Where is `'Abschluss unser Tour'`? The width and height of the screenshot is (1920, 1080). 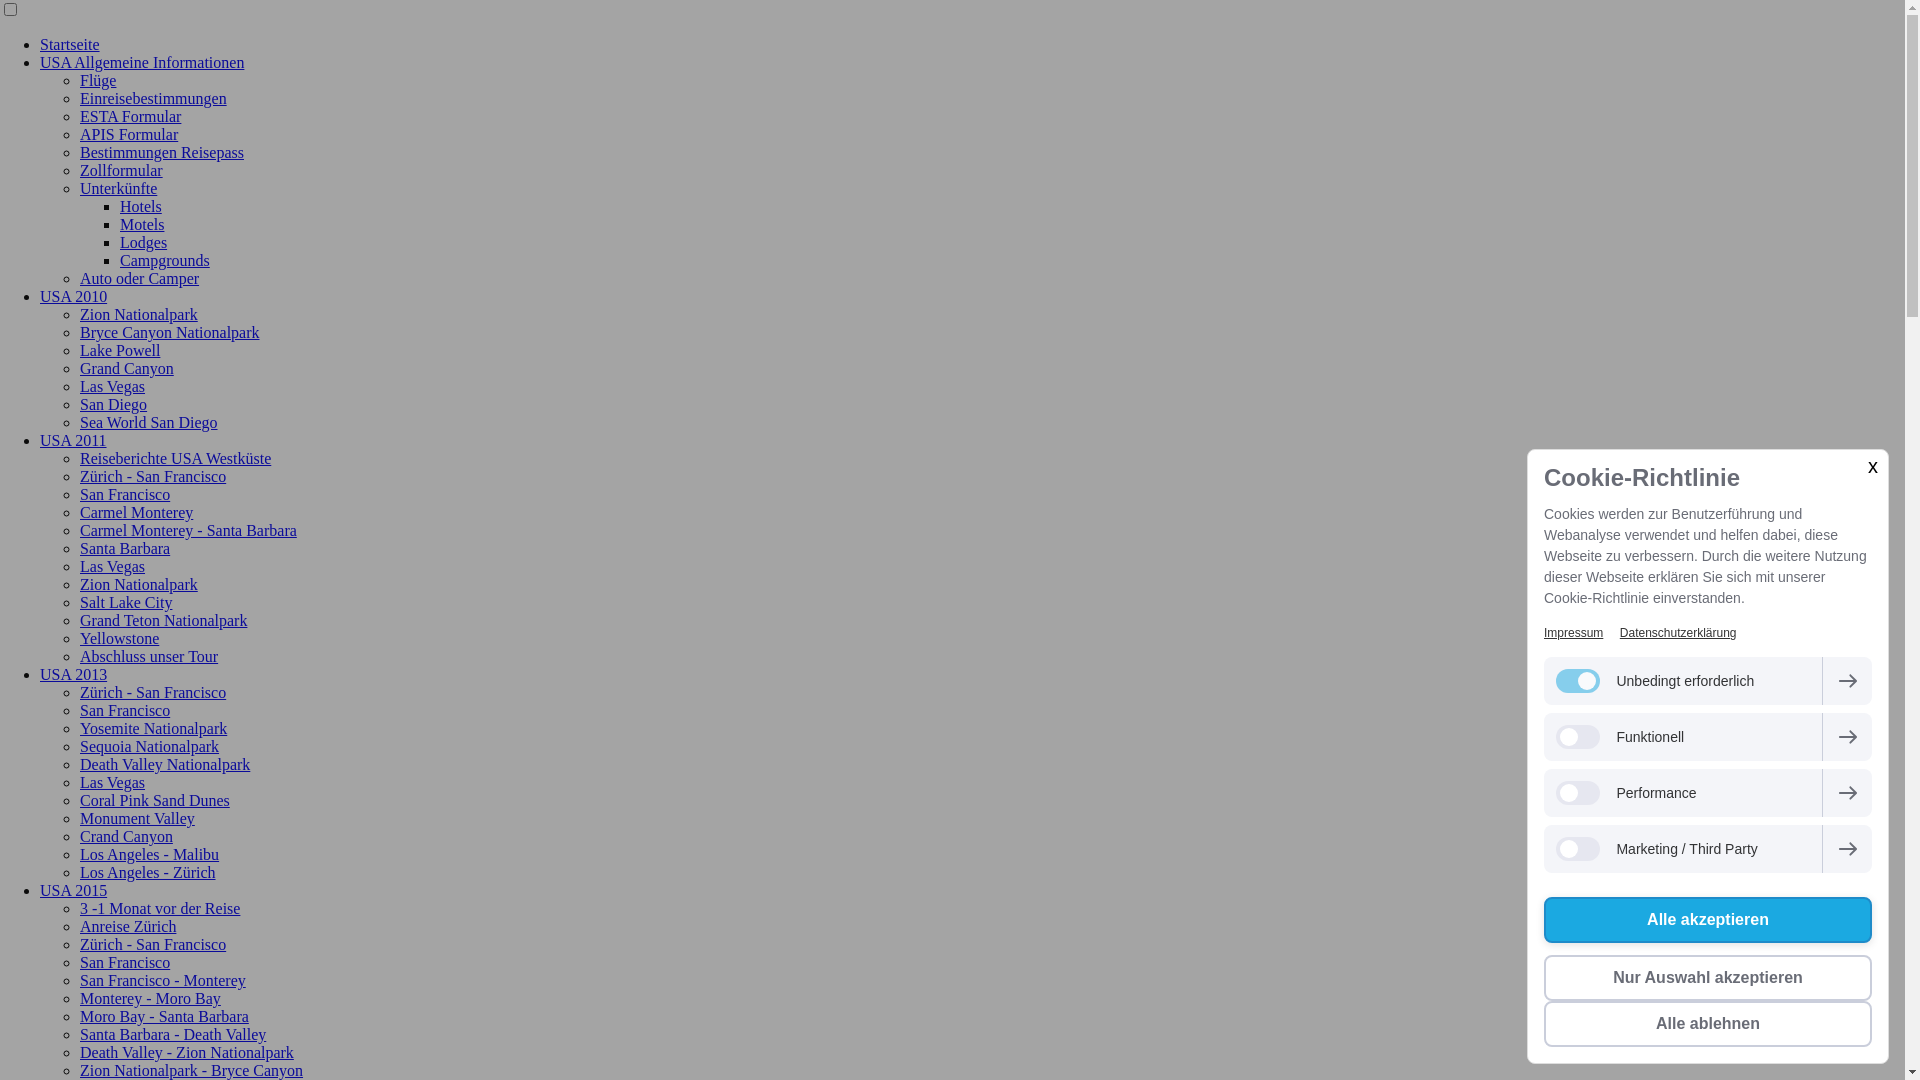
'Abschluss unser Tour' is located at coordinates (80, 656).